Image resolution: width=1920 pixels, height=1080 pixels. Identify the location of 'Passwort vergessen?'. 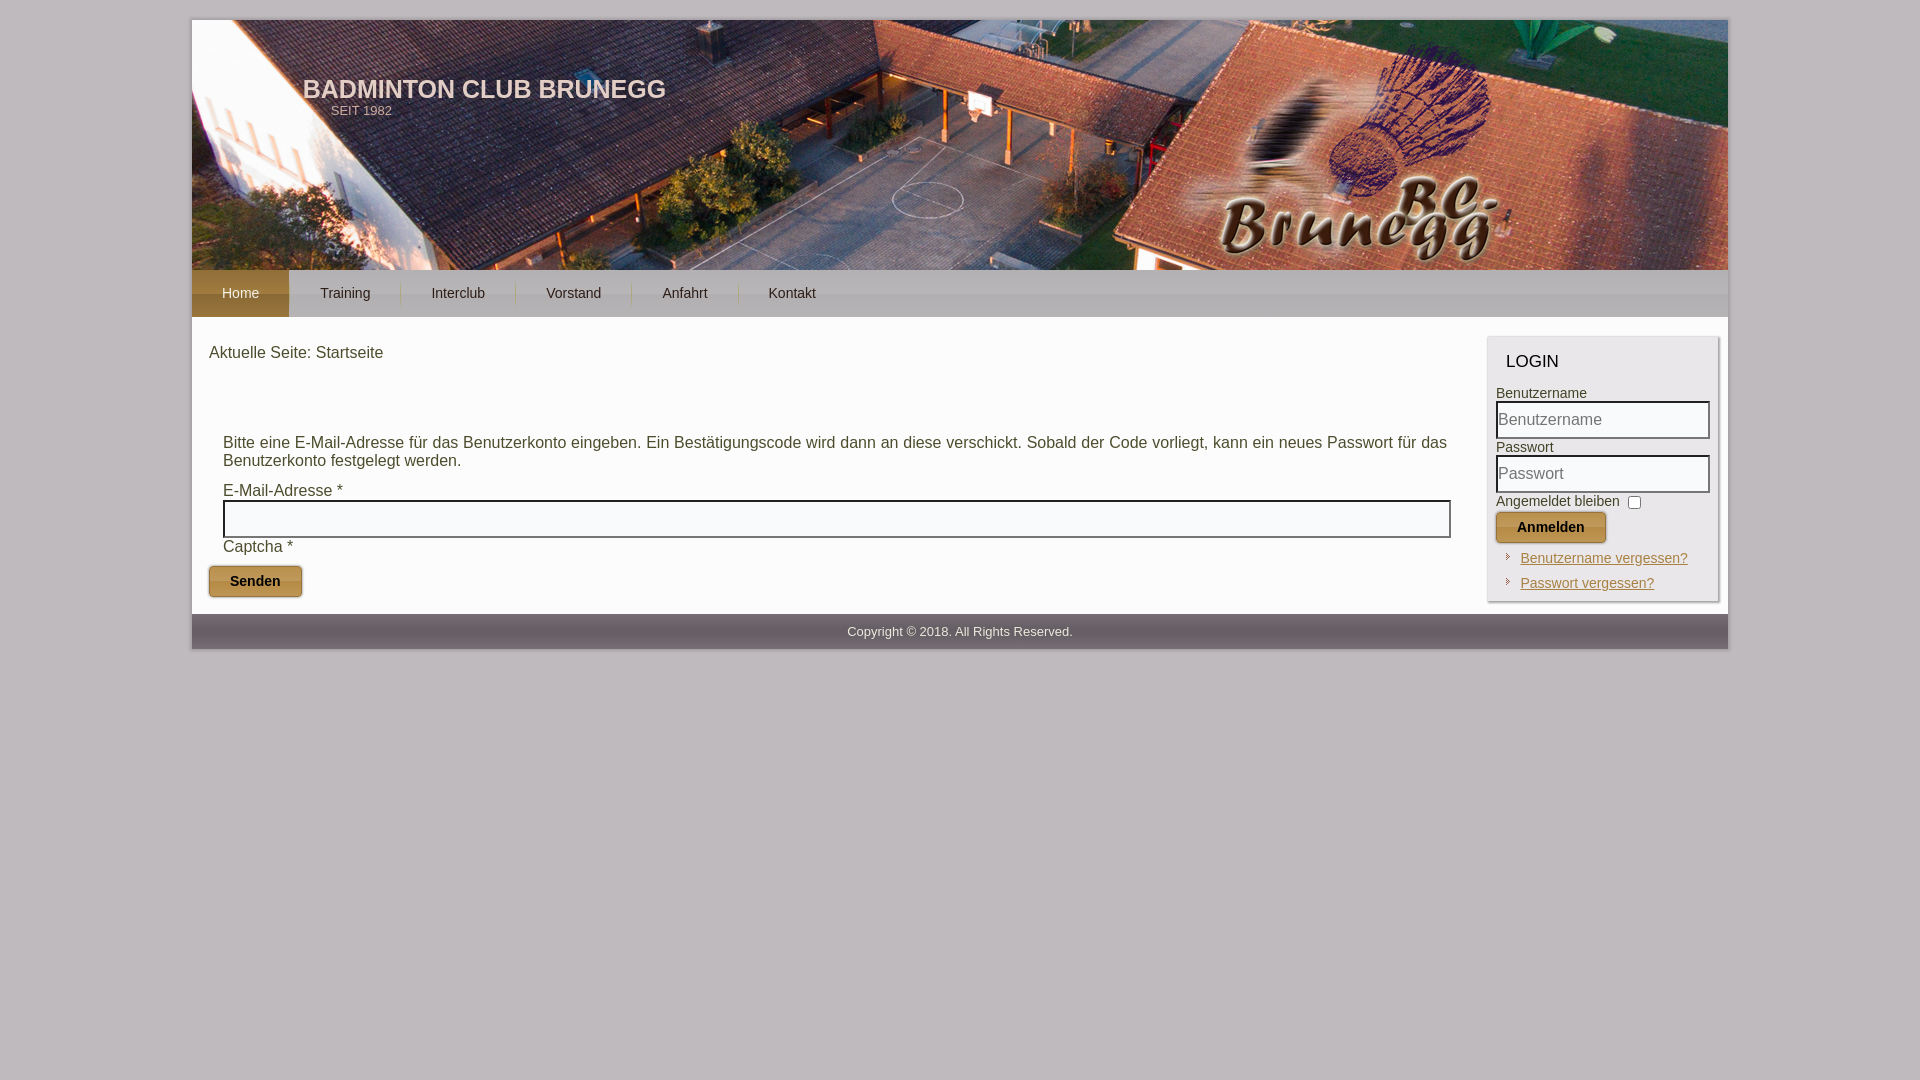
(1586, 582).